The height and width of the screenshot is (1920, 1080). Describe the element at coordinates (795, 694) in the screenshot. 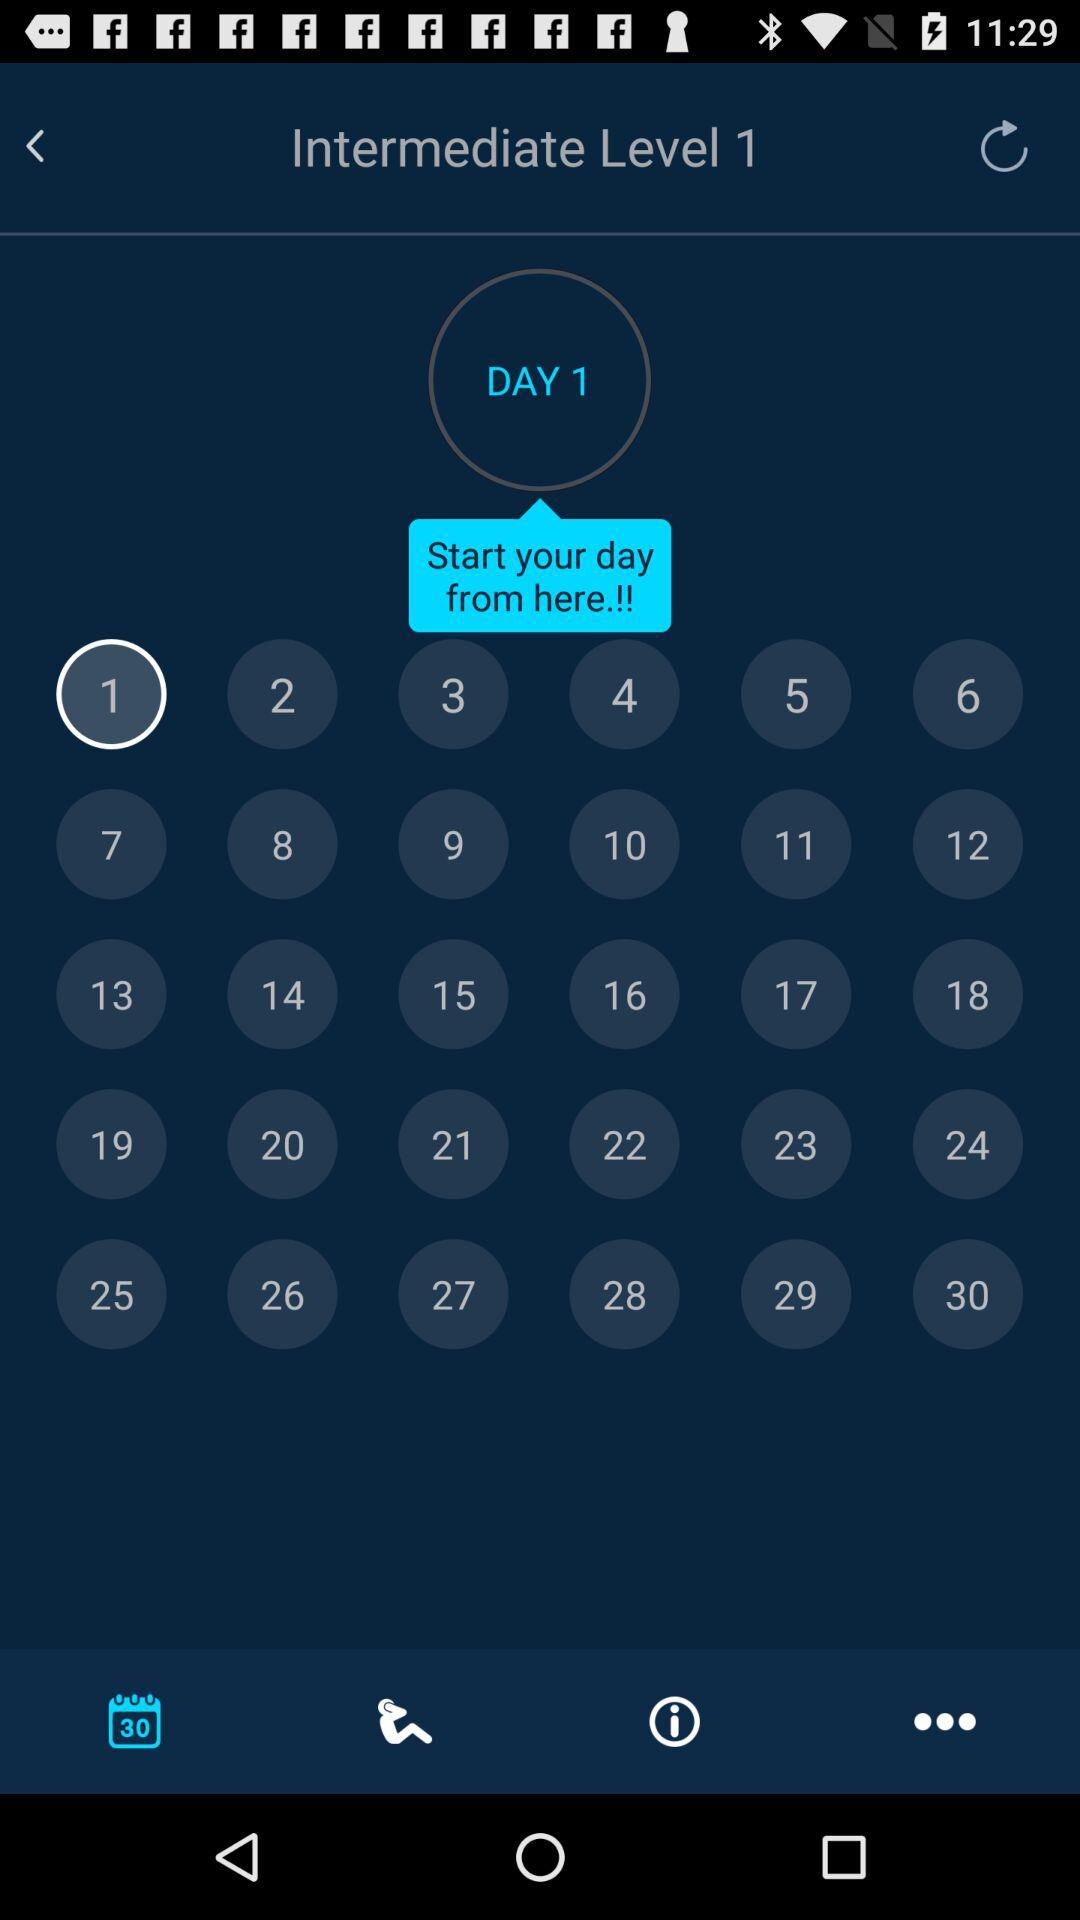

I see `click day of the week` at that location.